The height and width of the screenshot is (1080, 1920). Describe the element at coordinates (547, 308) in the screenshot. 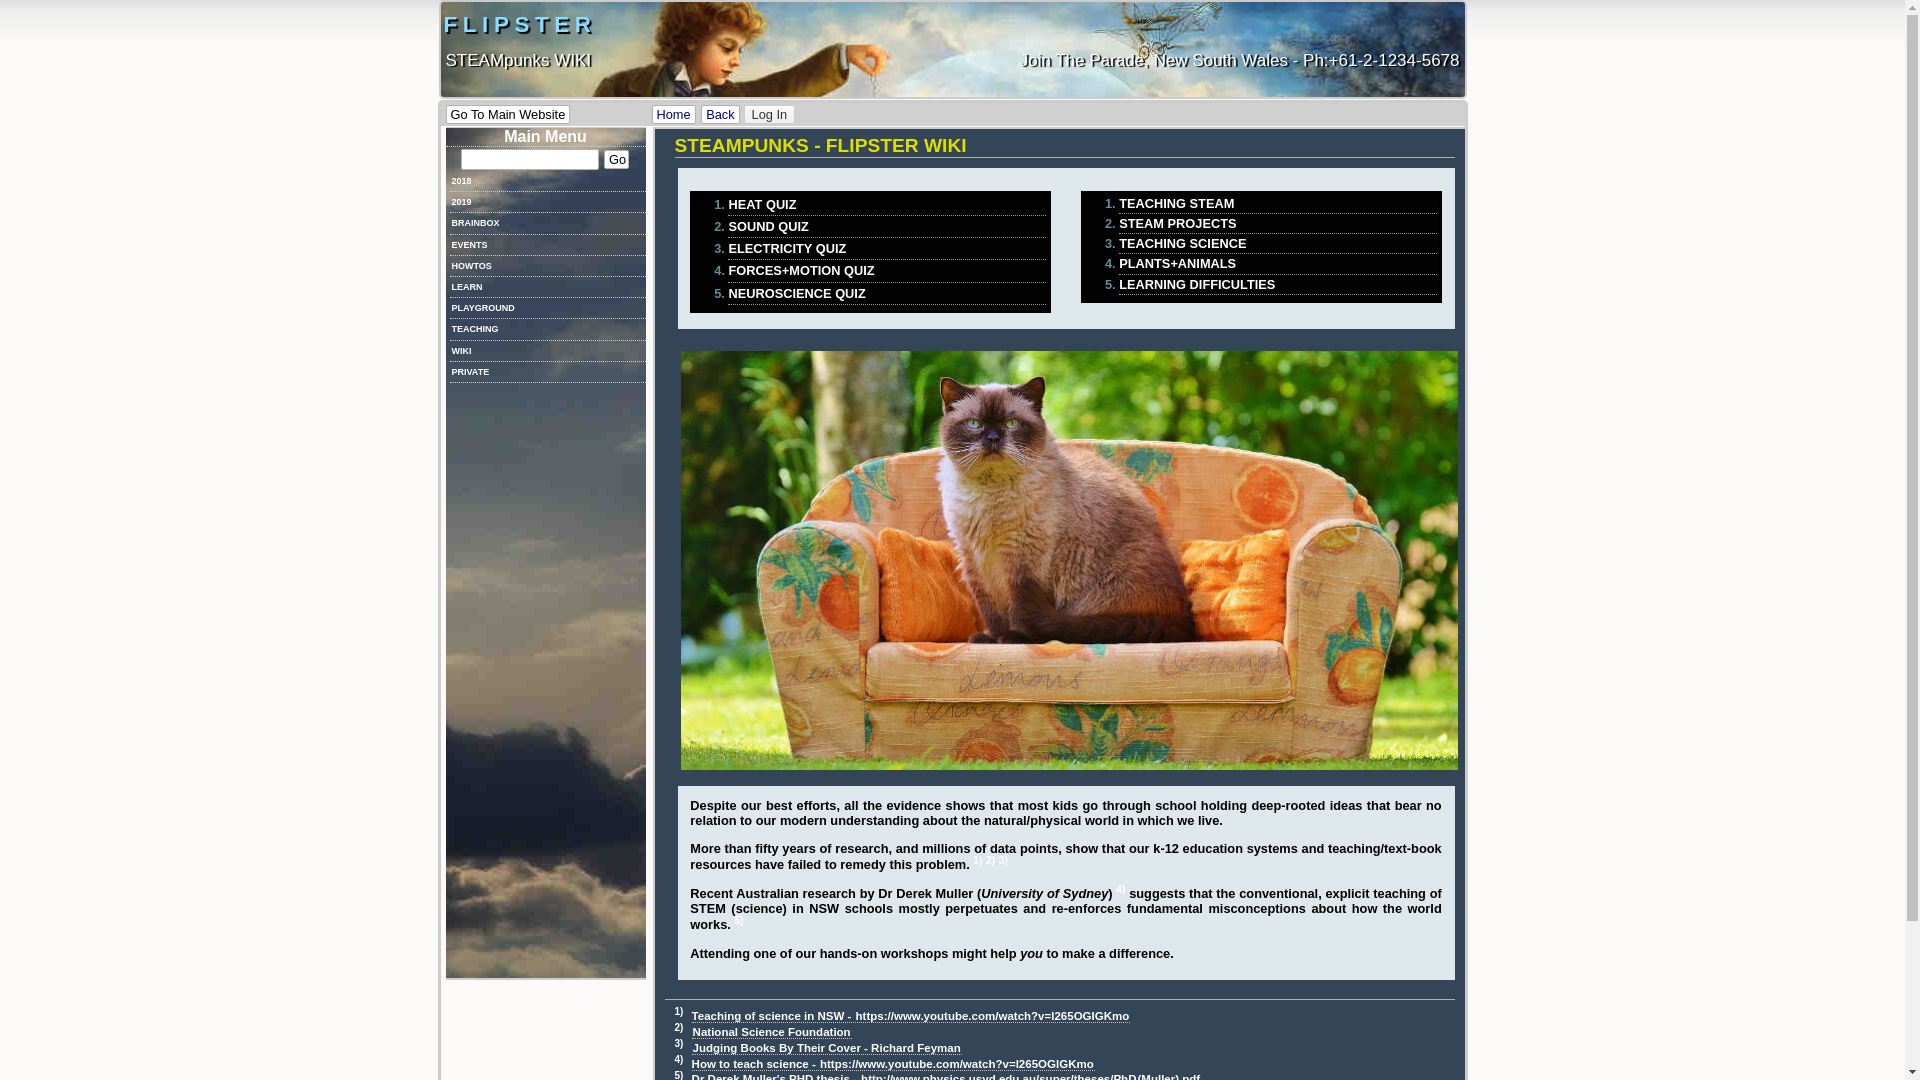

I see `'PLAYGROUND'` at that location.